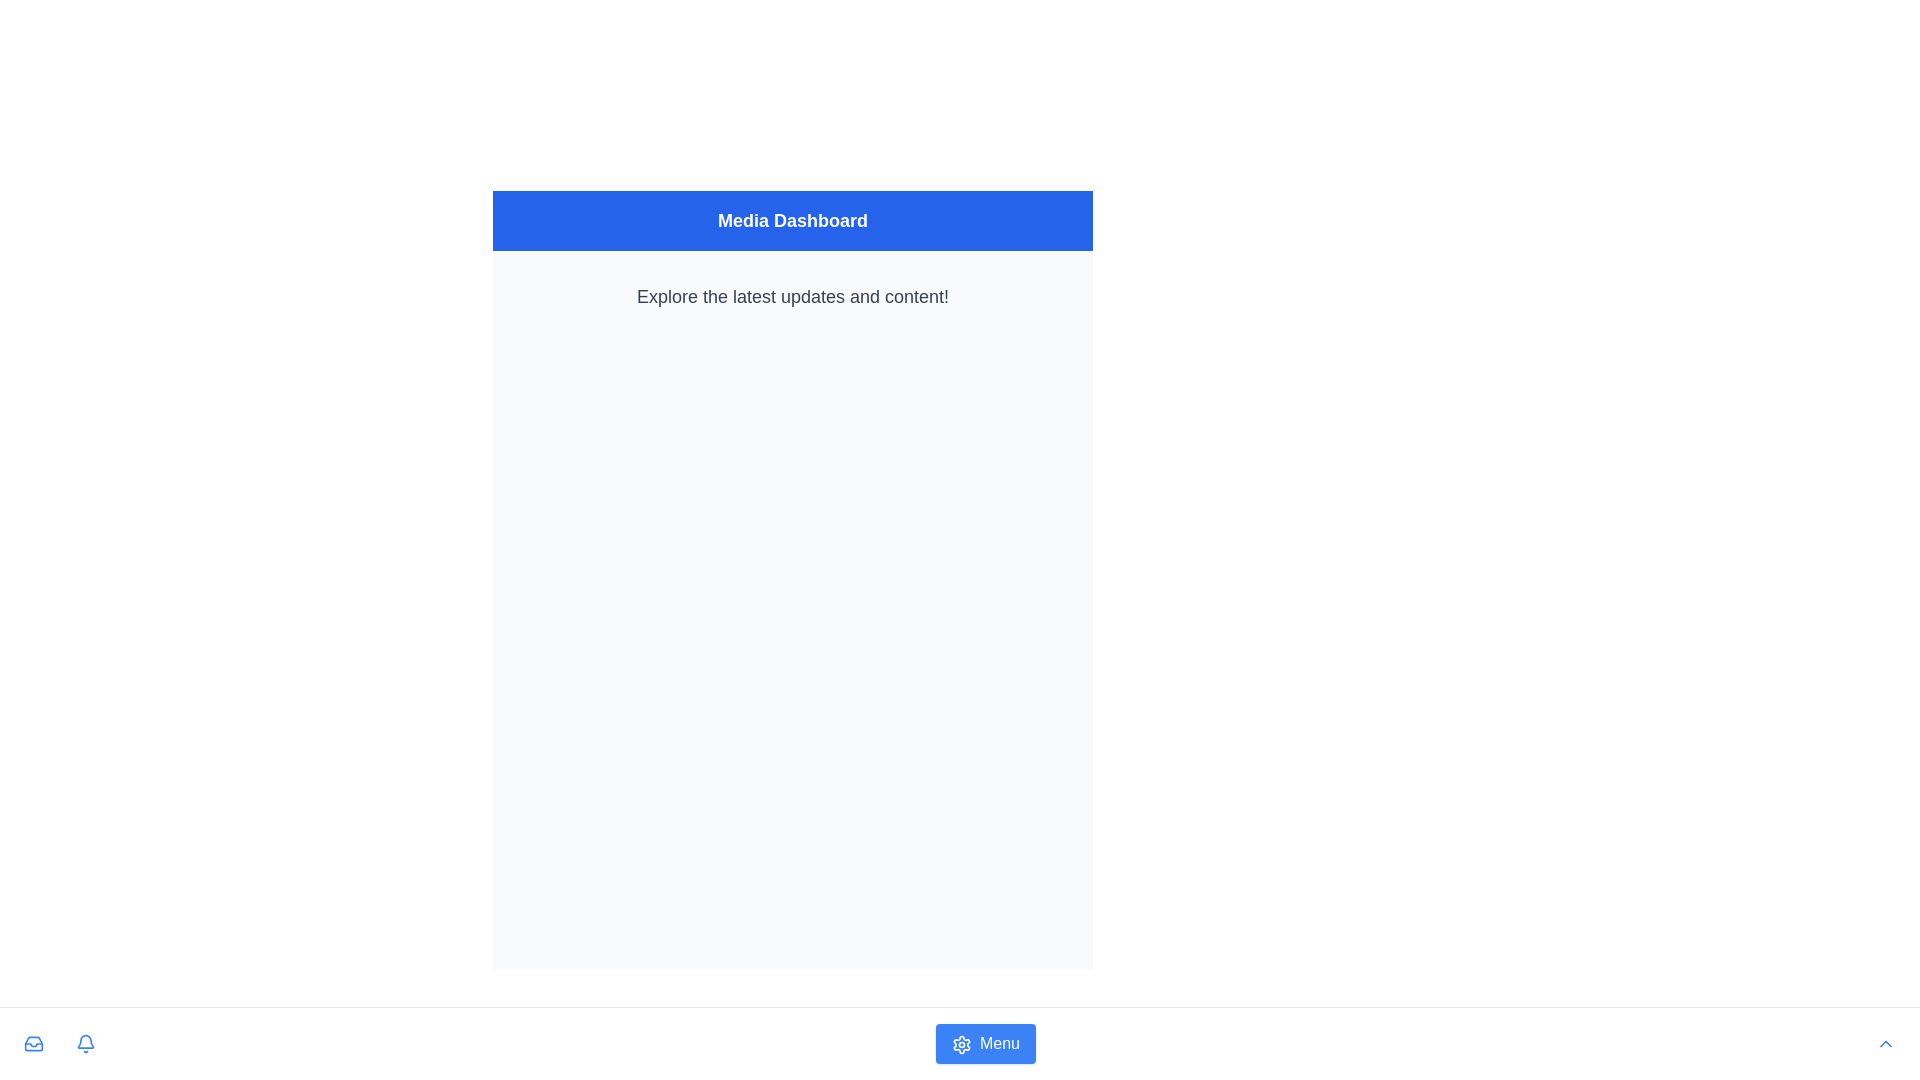 This screenshot has height=1080, width=1920. Describe the element at coordinates (961, 1043) in the screenshot. I see `the blue gear-shaped icon in the bottom navigation bar` at that location.